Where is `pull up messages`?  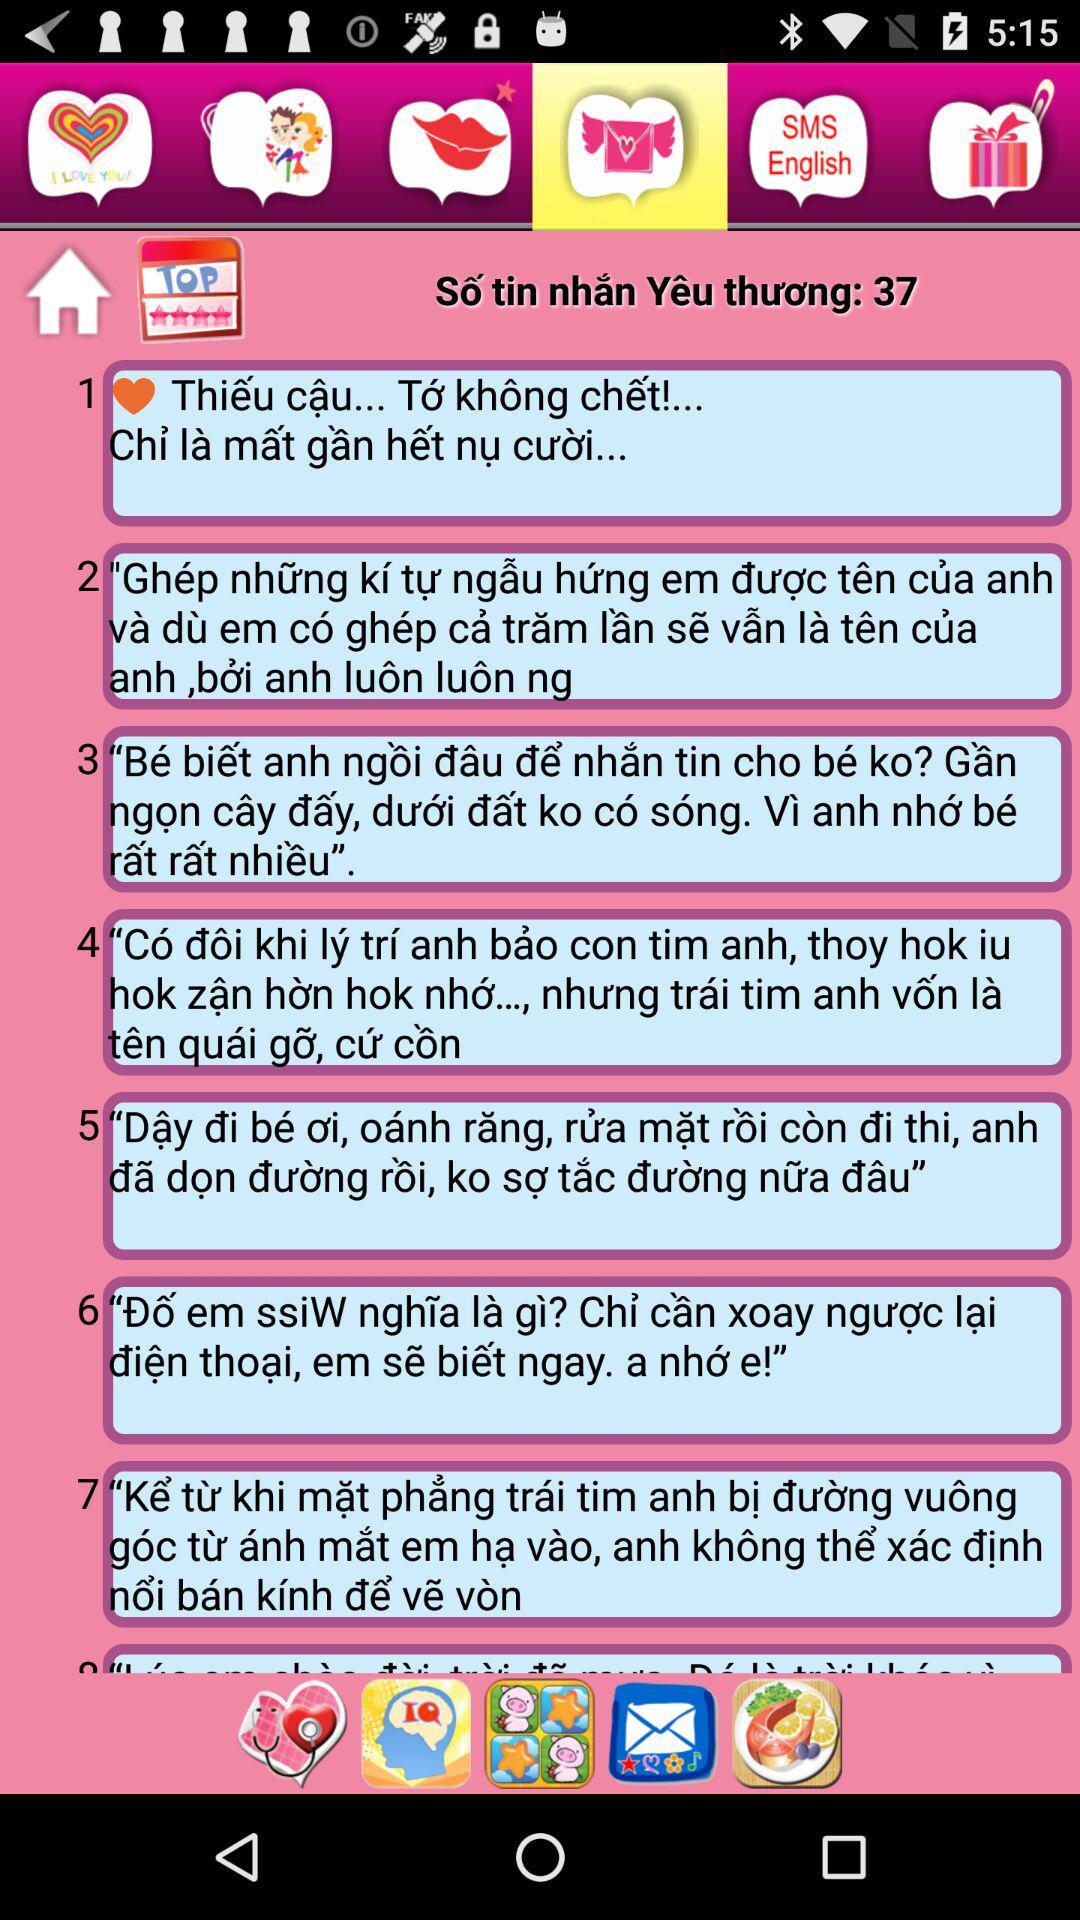 pull up messages is located at coordinates (663, 1732).